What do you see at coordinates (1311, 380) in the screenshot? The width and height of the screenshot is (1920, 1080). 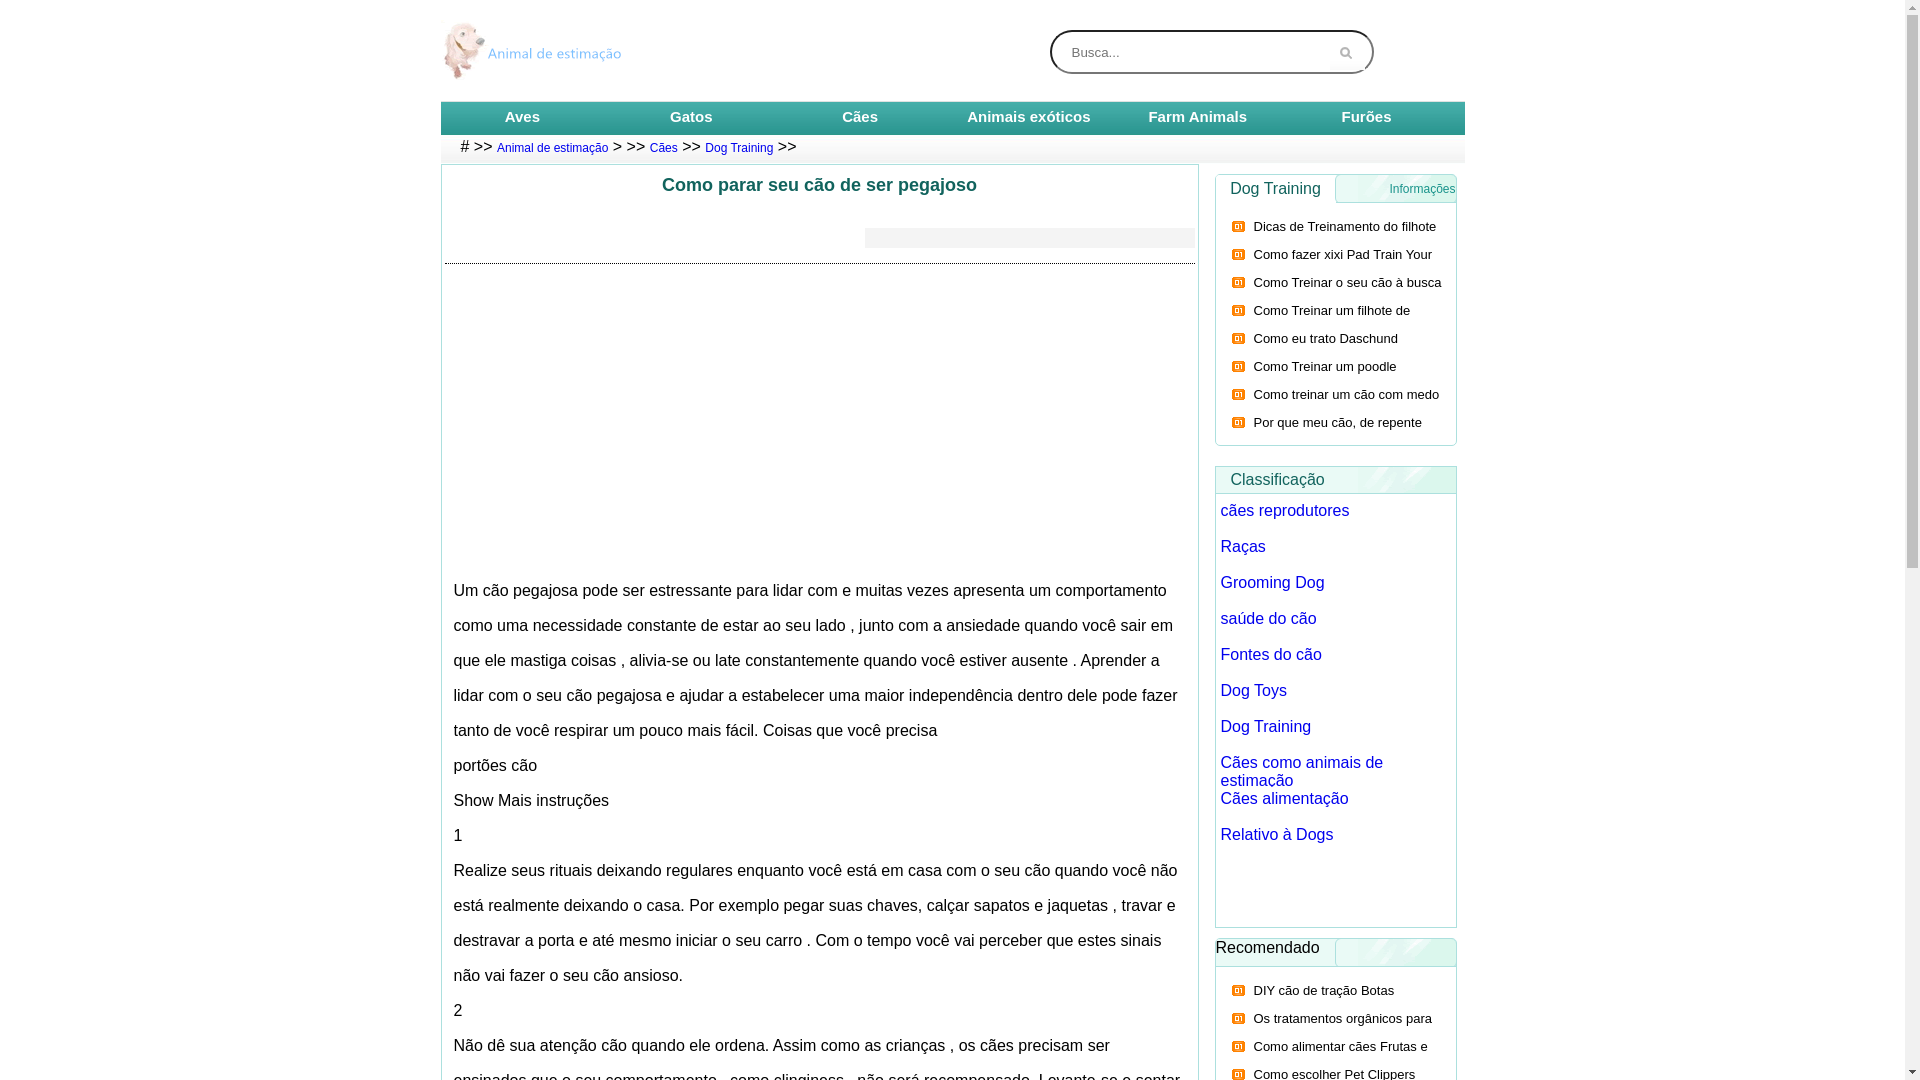 I see `'Como Treinar um poodle miniatura para Sentada'` at bounding box center [1311, 380].